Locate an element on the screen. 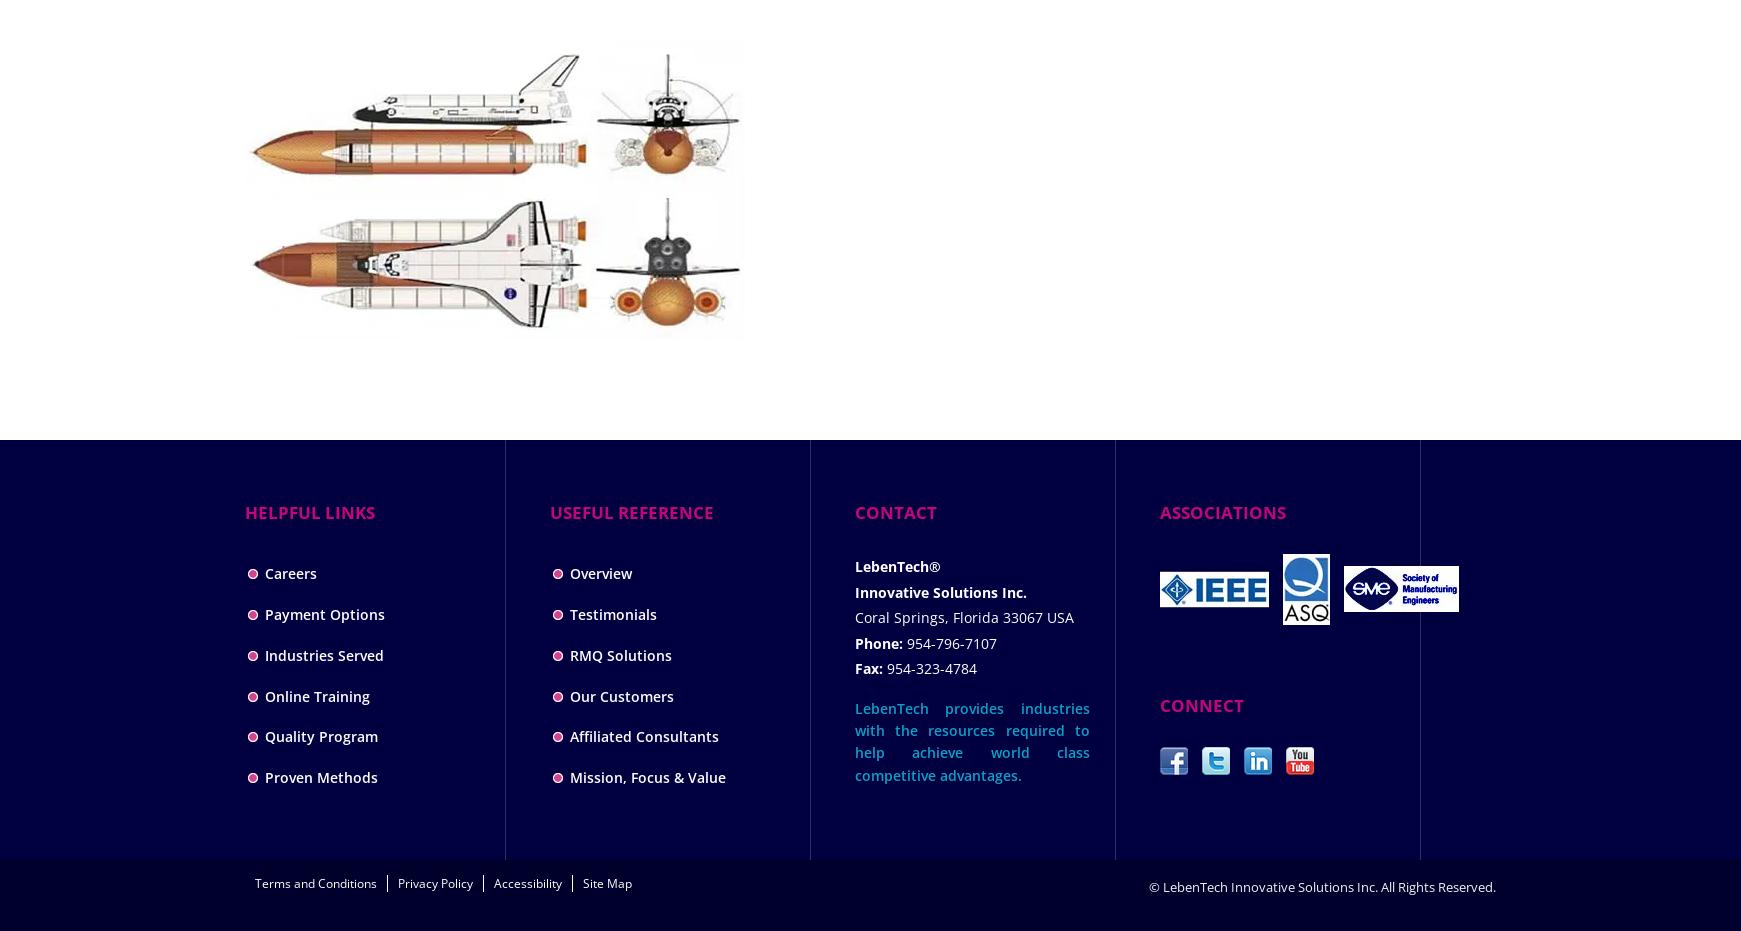  'LebenTech®' is located at coordinates (896, 565).